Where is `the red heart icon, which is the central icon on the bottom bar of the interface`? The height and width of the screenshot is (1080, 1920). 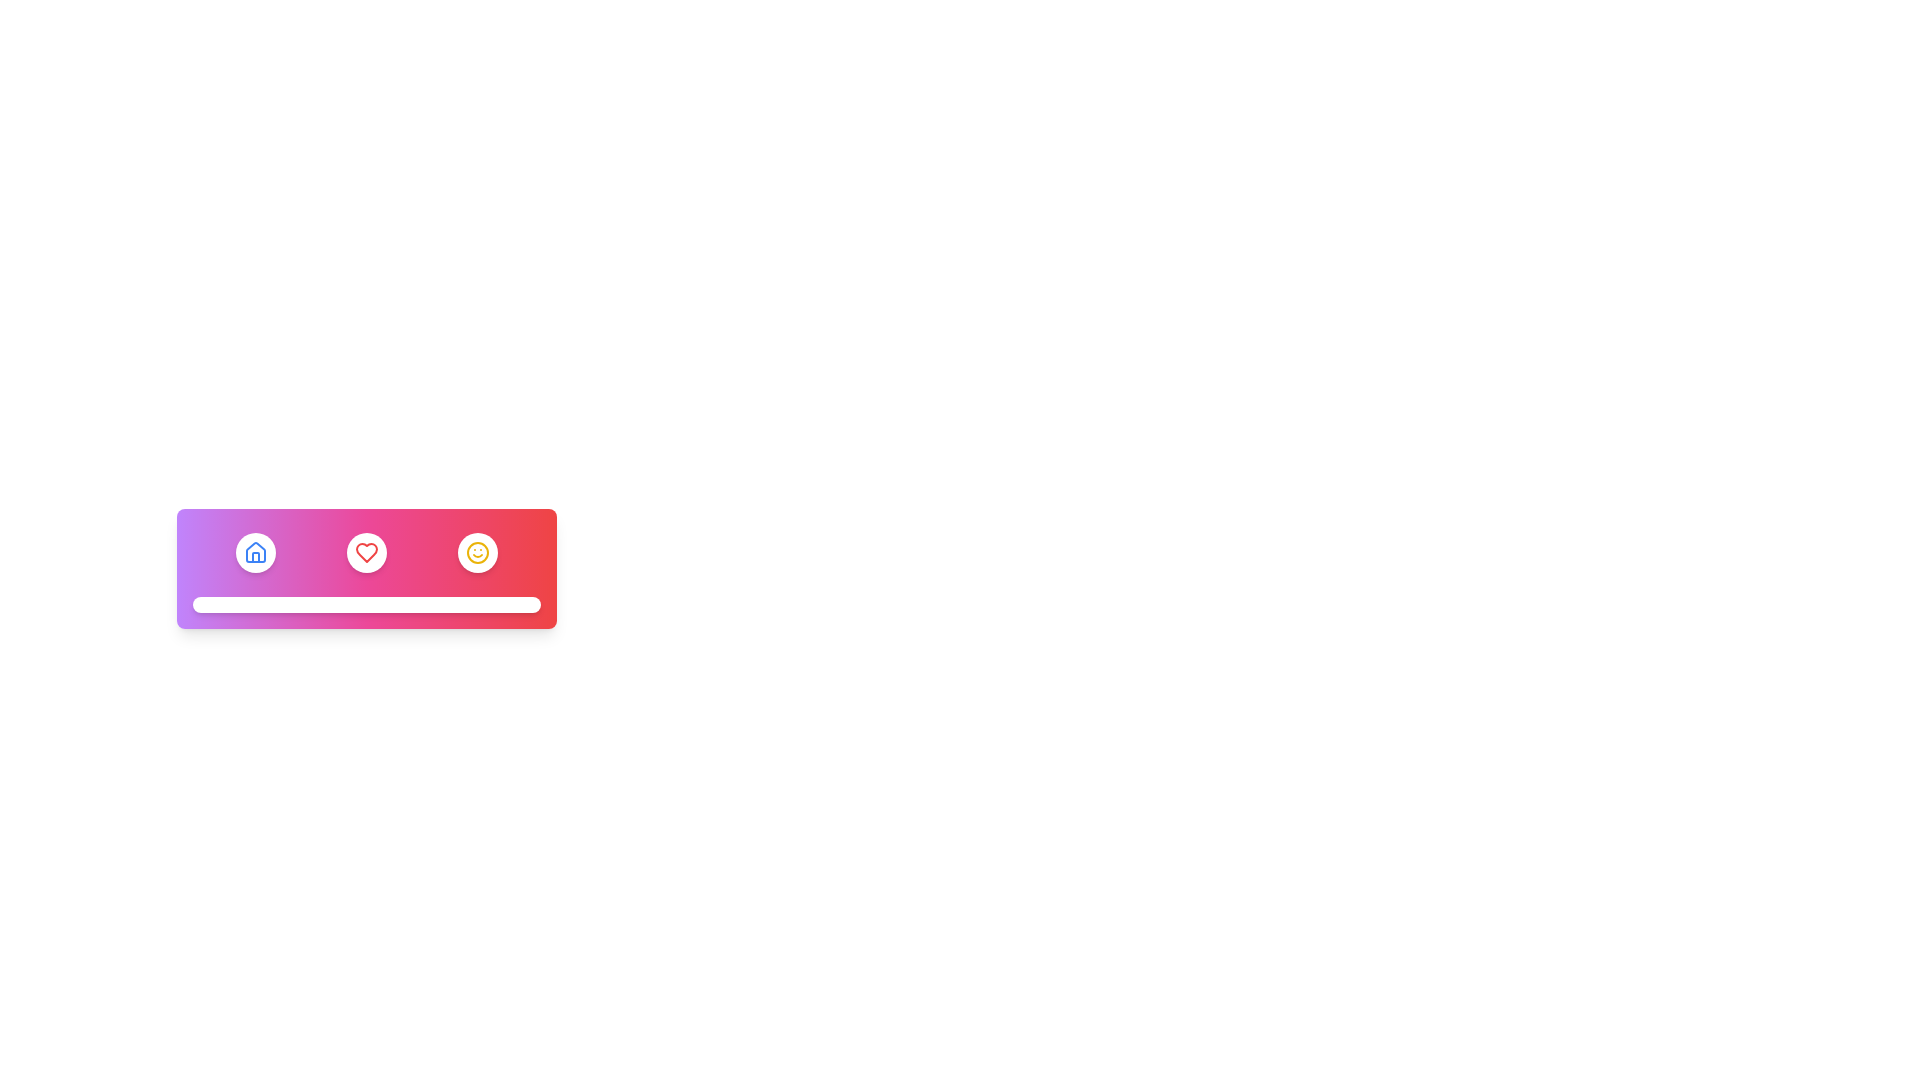
the red heart icon, which is the central icon on the bottom bar of the interface is located at coordinates (366, 552).